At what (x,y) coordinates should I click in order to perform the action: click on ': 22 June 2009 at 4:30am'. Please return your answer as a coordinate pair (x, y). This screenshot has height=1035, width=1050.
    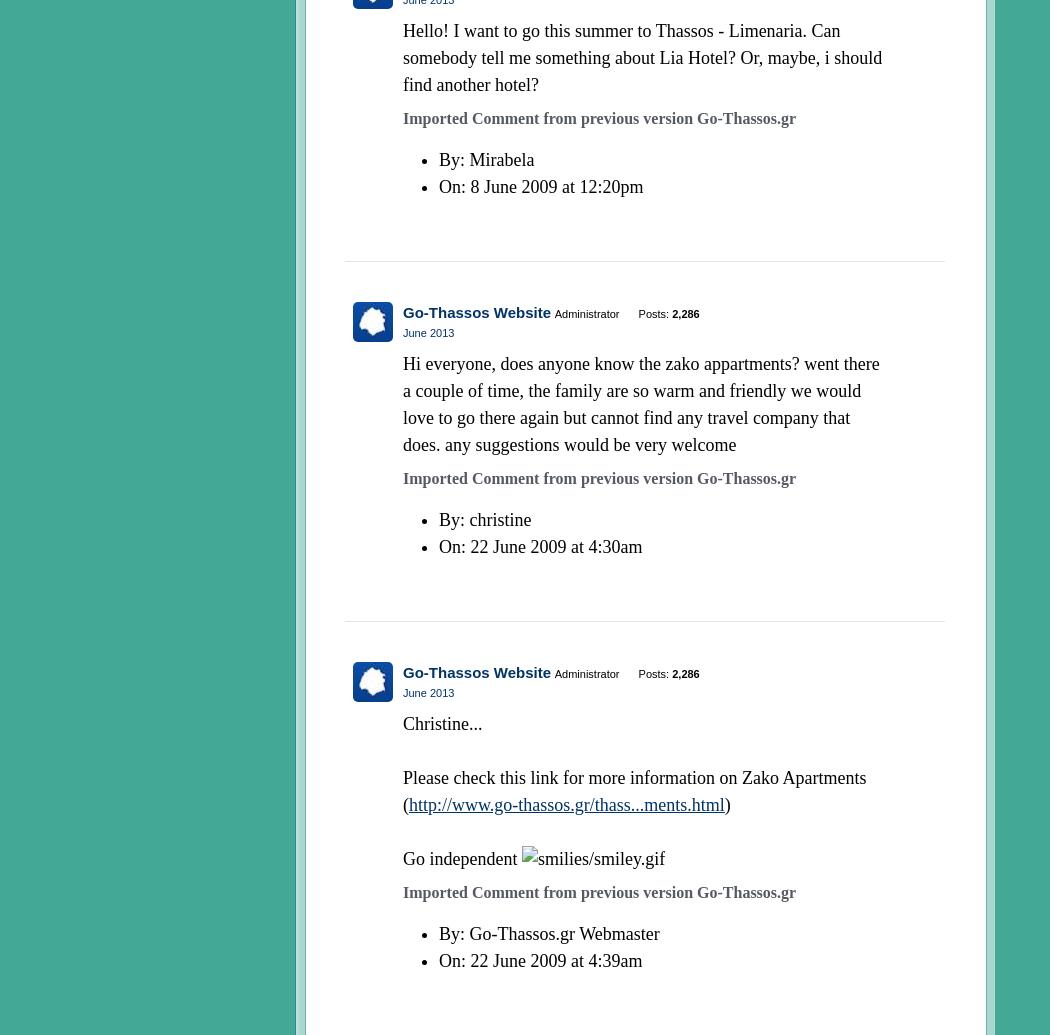
    Looking at the image, I should click on (551, 544).